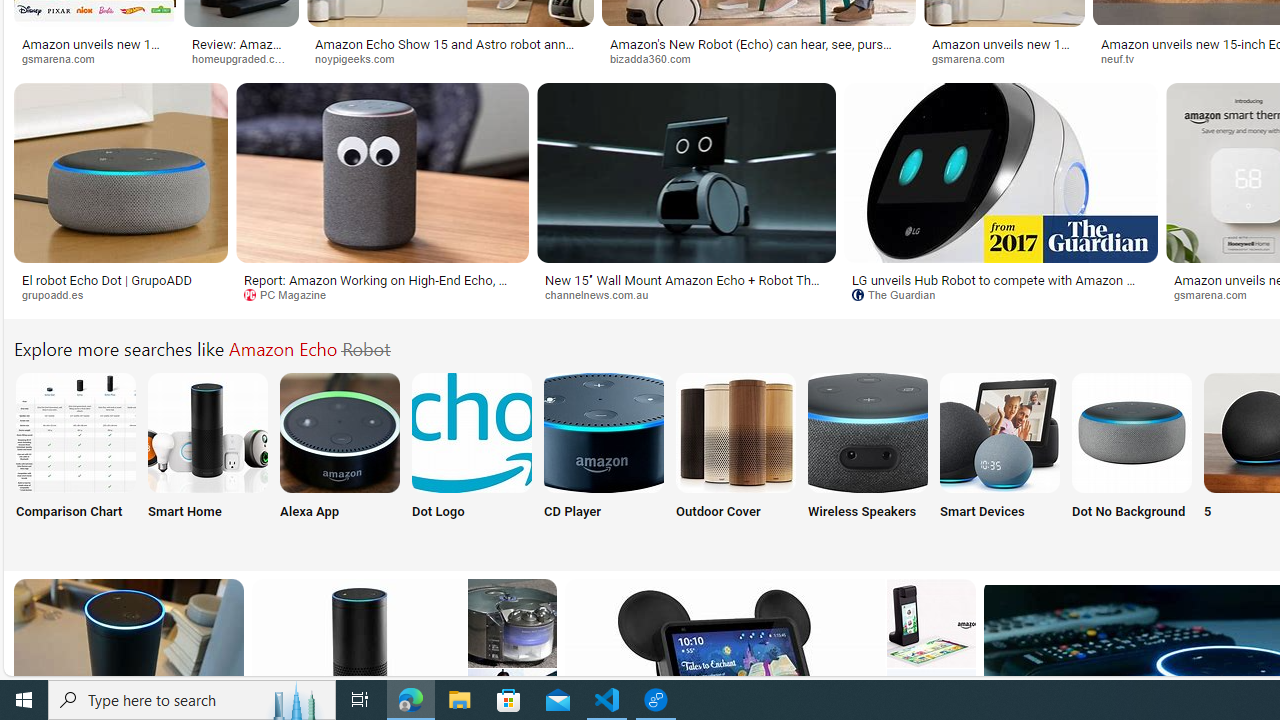  I want to click on 'homeupgraded.com', so click(247, 57).